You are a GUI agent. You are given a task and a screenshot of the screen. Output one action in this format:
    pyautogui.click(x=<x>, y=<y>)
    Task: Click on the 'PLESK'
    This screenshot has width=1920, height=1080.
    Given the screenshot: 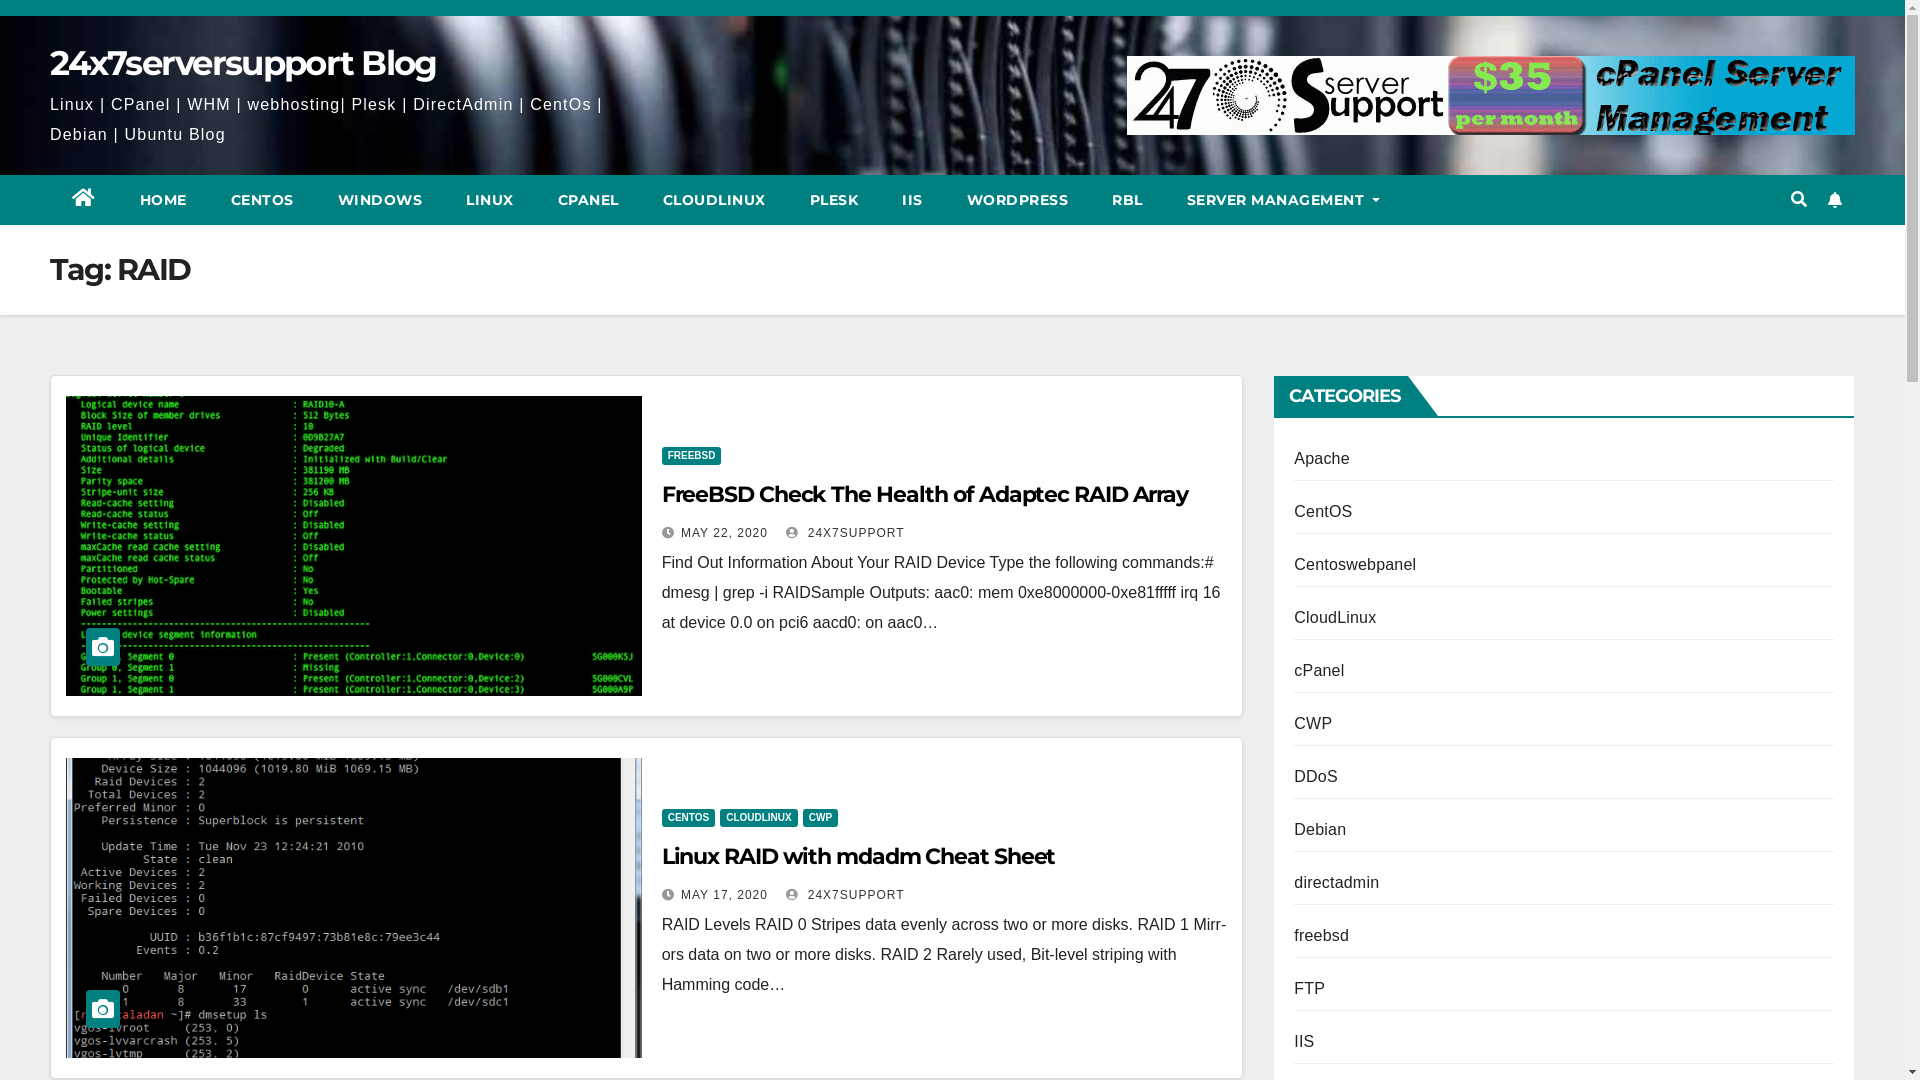 What is the action you would take?
    pyautogui.click(x=834, y=200)
    